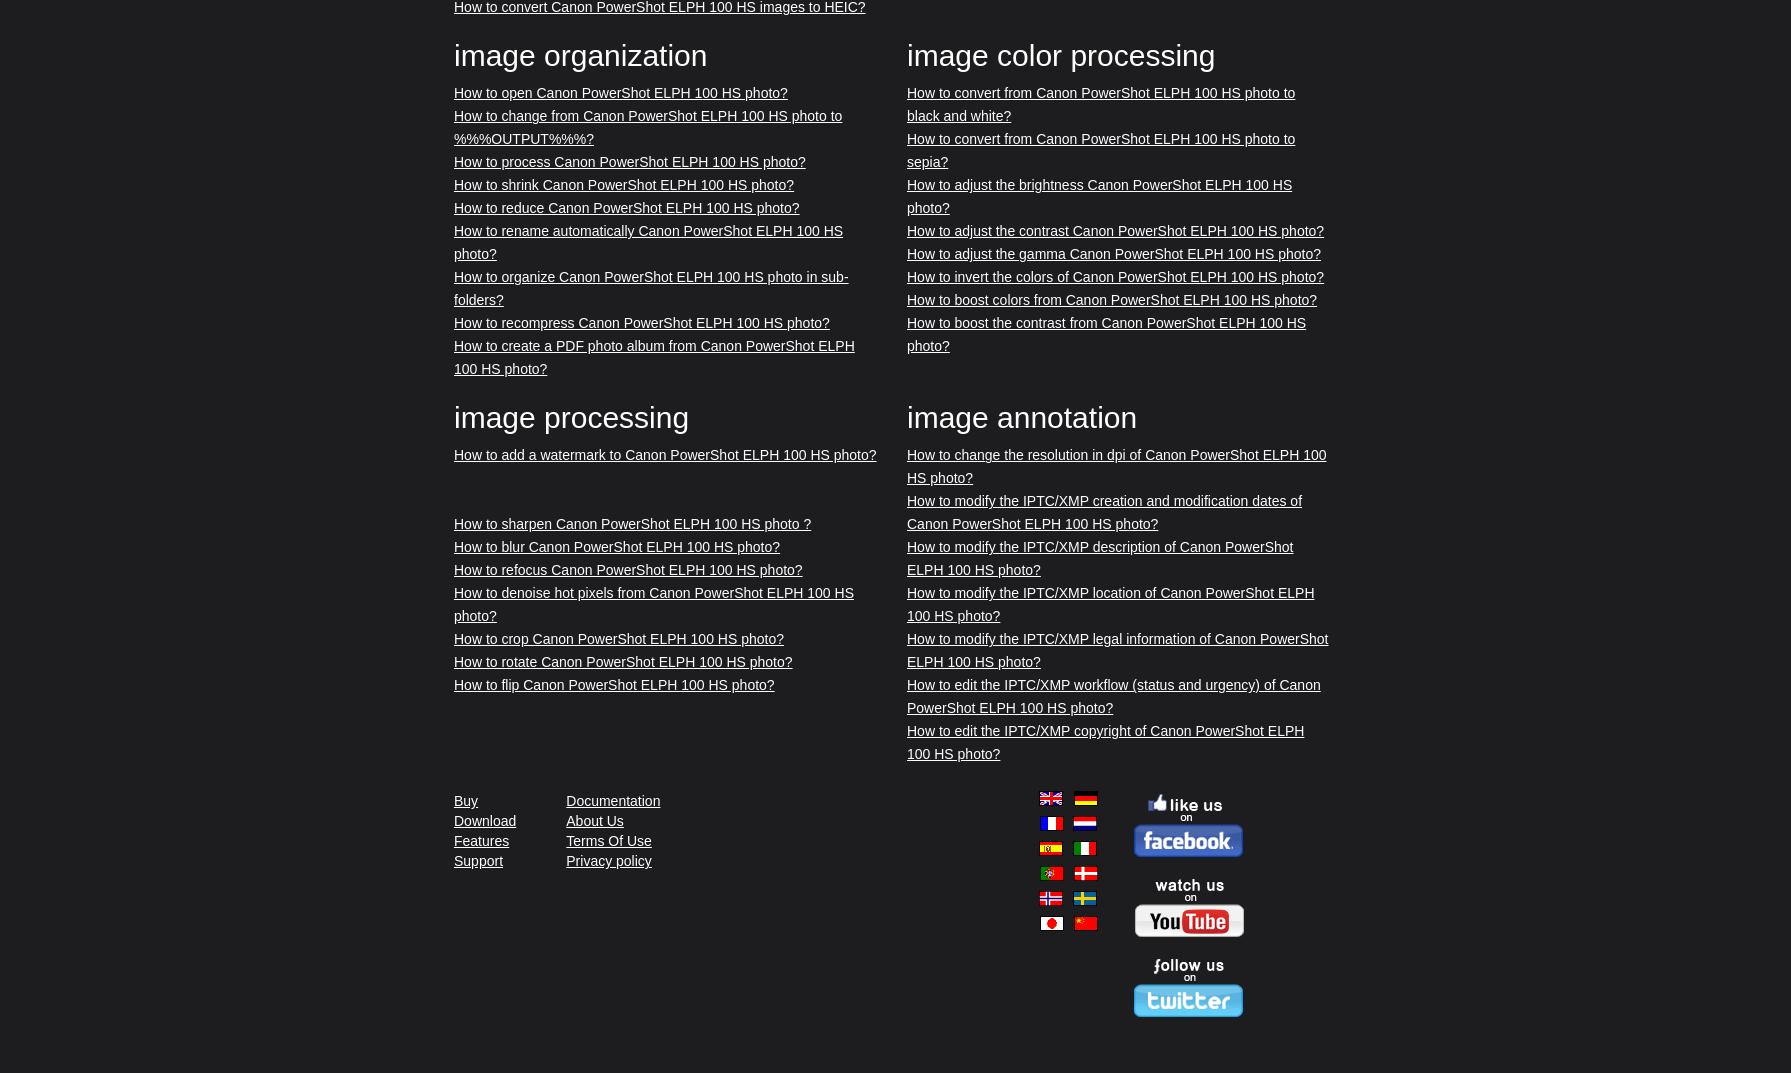 The height and width of the screenshot is (1073, 1791). I want to click on 'How to boost colors from  Canon PowerShot ELPH 100 HS photo?', so click(1111, 300).